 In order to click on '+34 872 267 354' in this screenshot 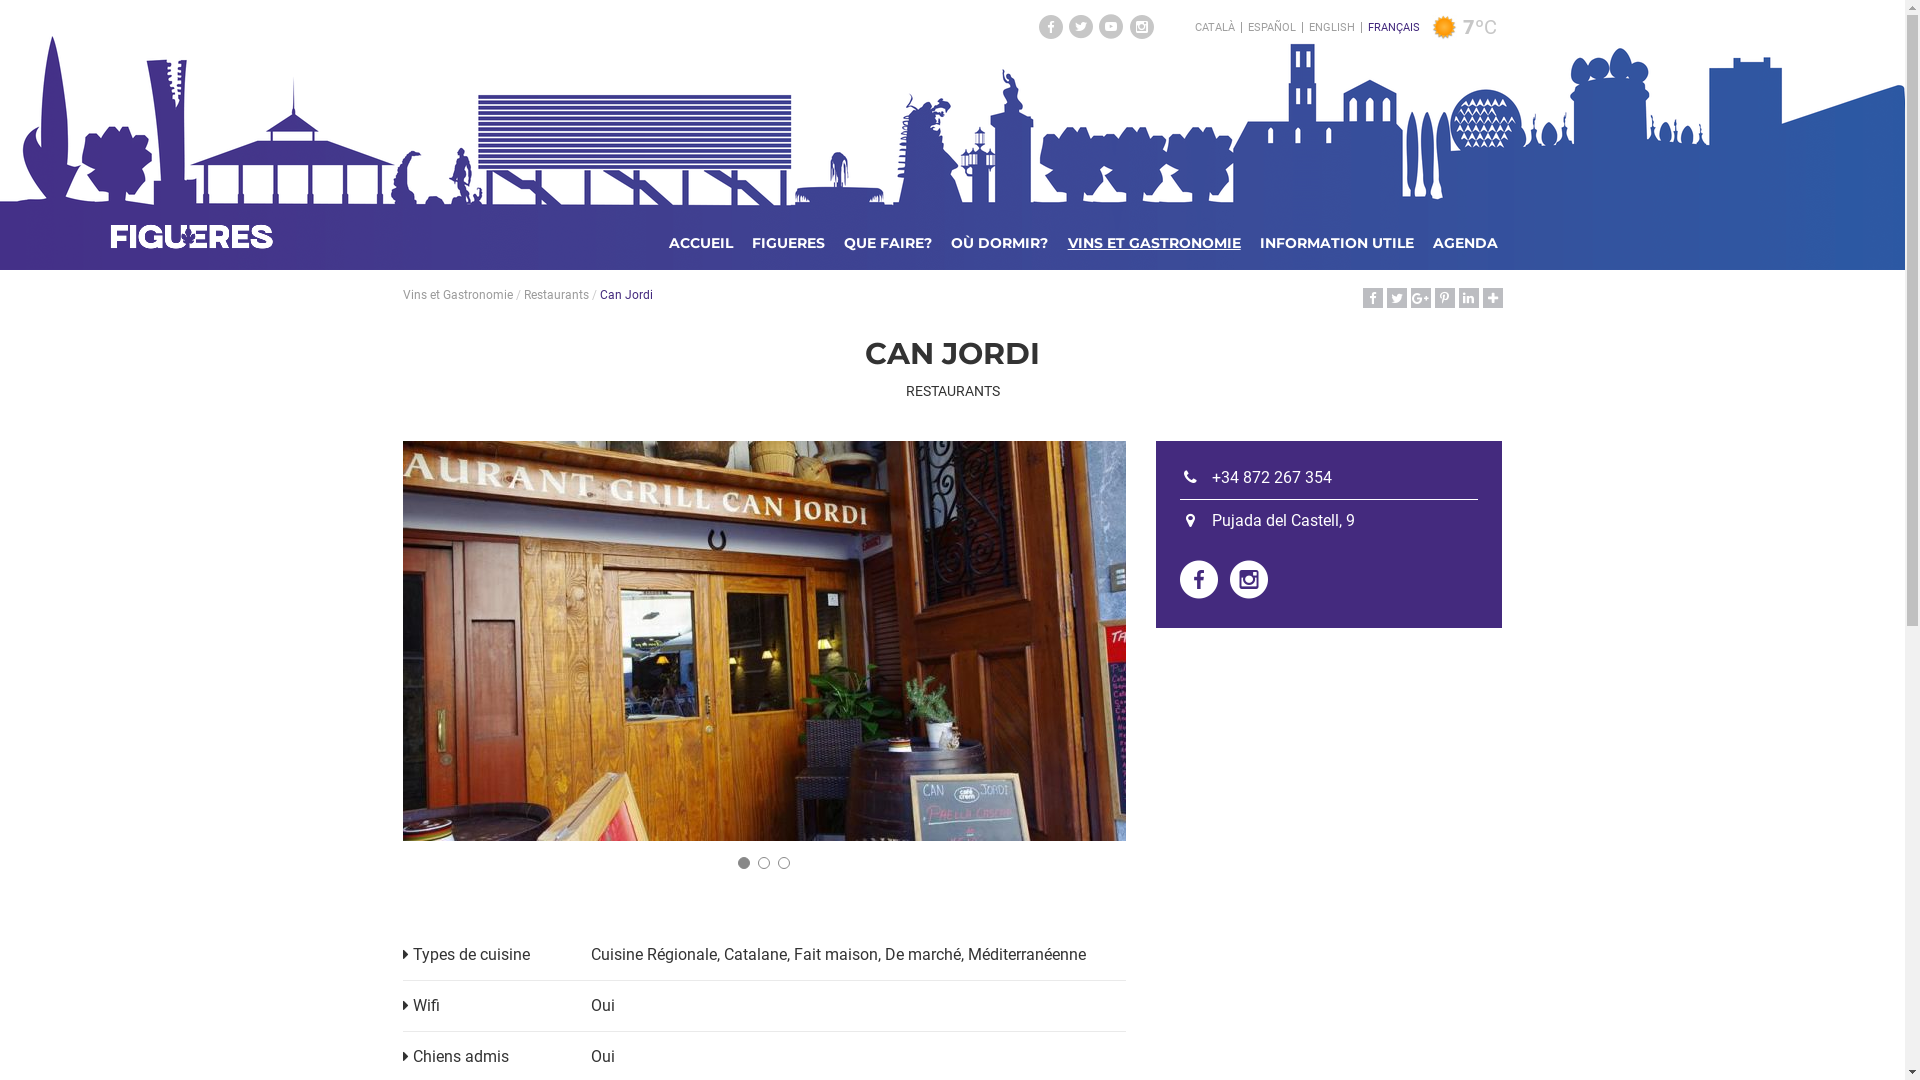, I will do `click(1180, 477)`.